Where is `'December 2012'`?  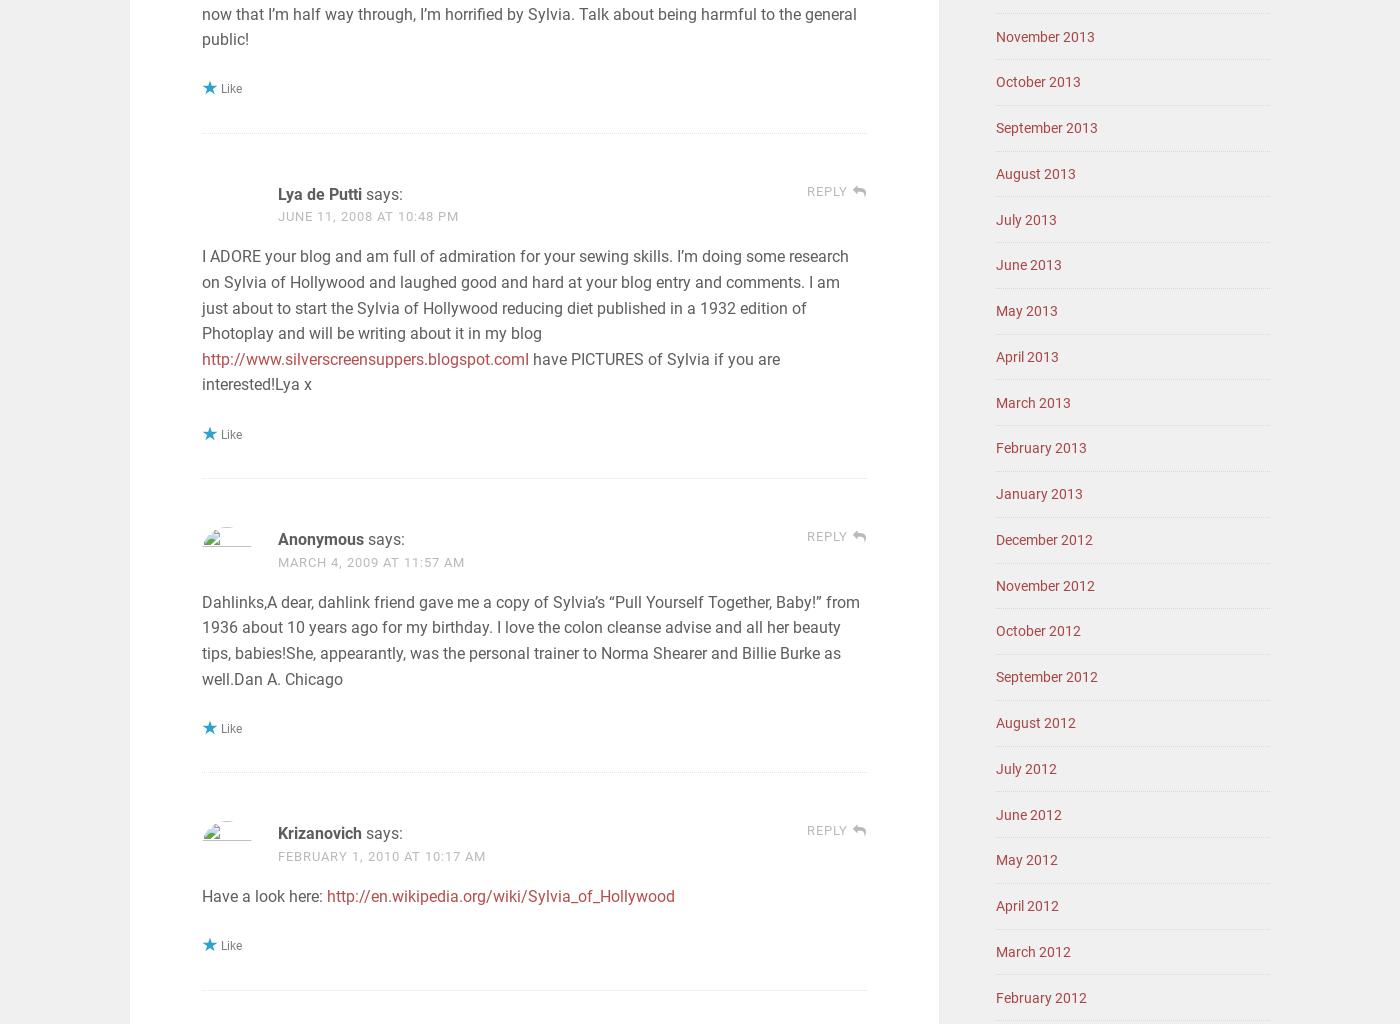
'December 2012' is located at coordinates (995, 539).